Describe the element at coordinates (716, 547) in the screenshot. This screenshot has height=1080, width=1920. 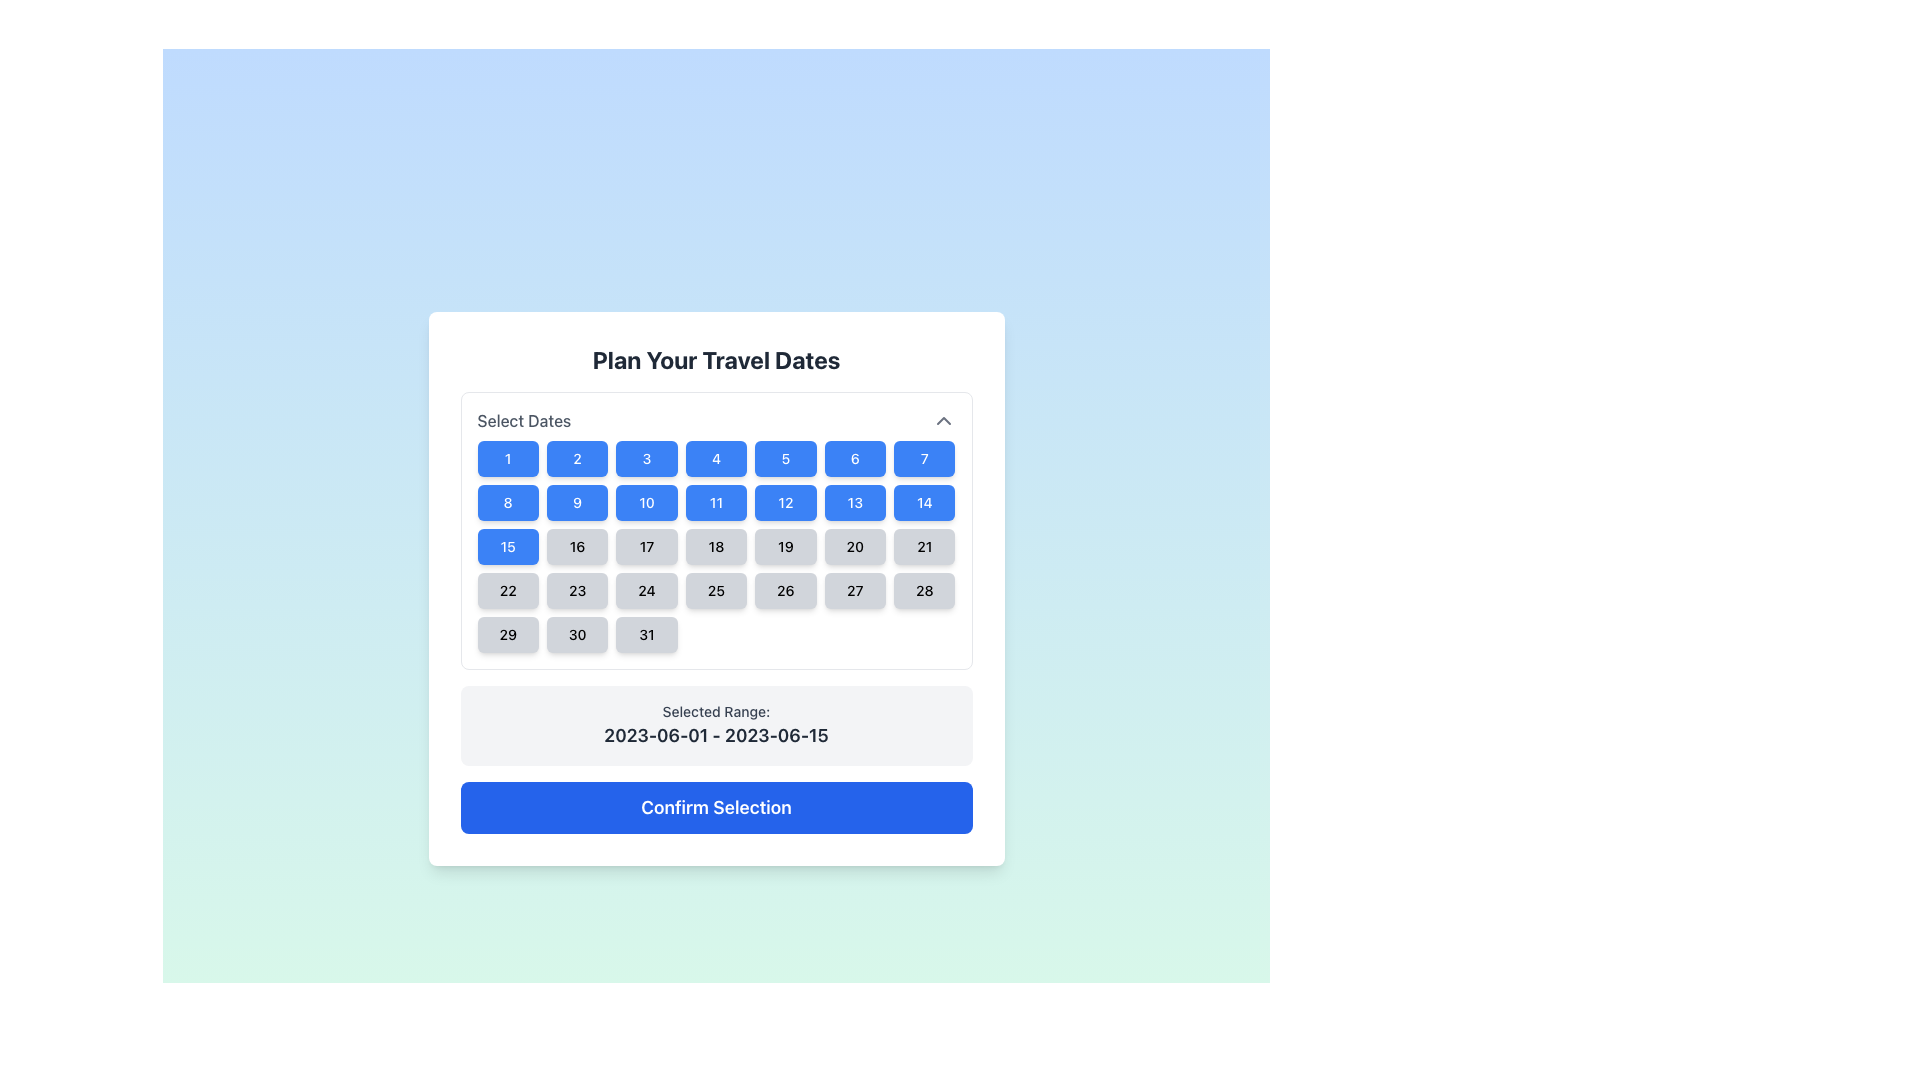
I see `the grid layout labeled 'Plan Your Travel Dates' to interact with its cells` at that location.